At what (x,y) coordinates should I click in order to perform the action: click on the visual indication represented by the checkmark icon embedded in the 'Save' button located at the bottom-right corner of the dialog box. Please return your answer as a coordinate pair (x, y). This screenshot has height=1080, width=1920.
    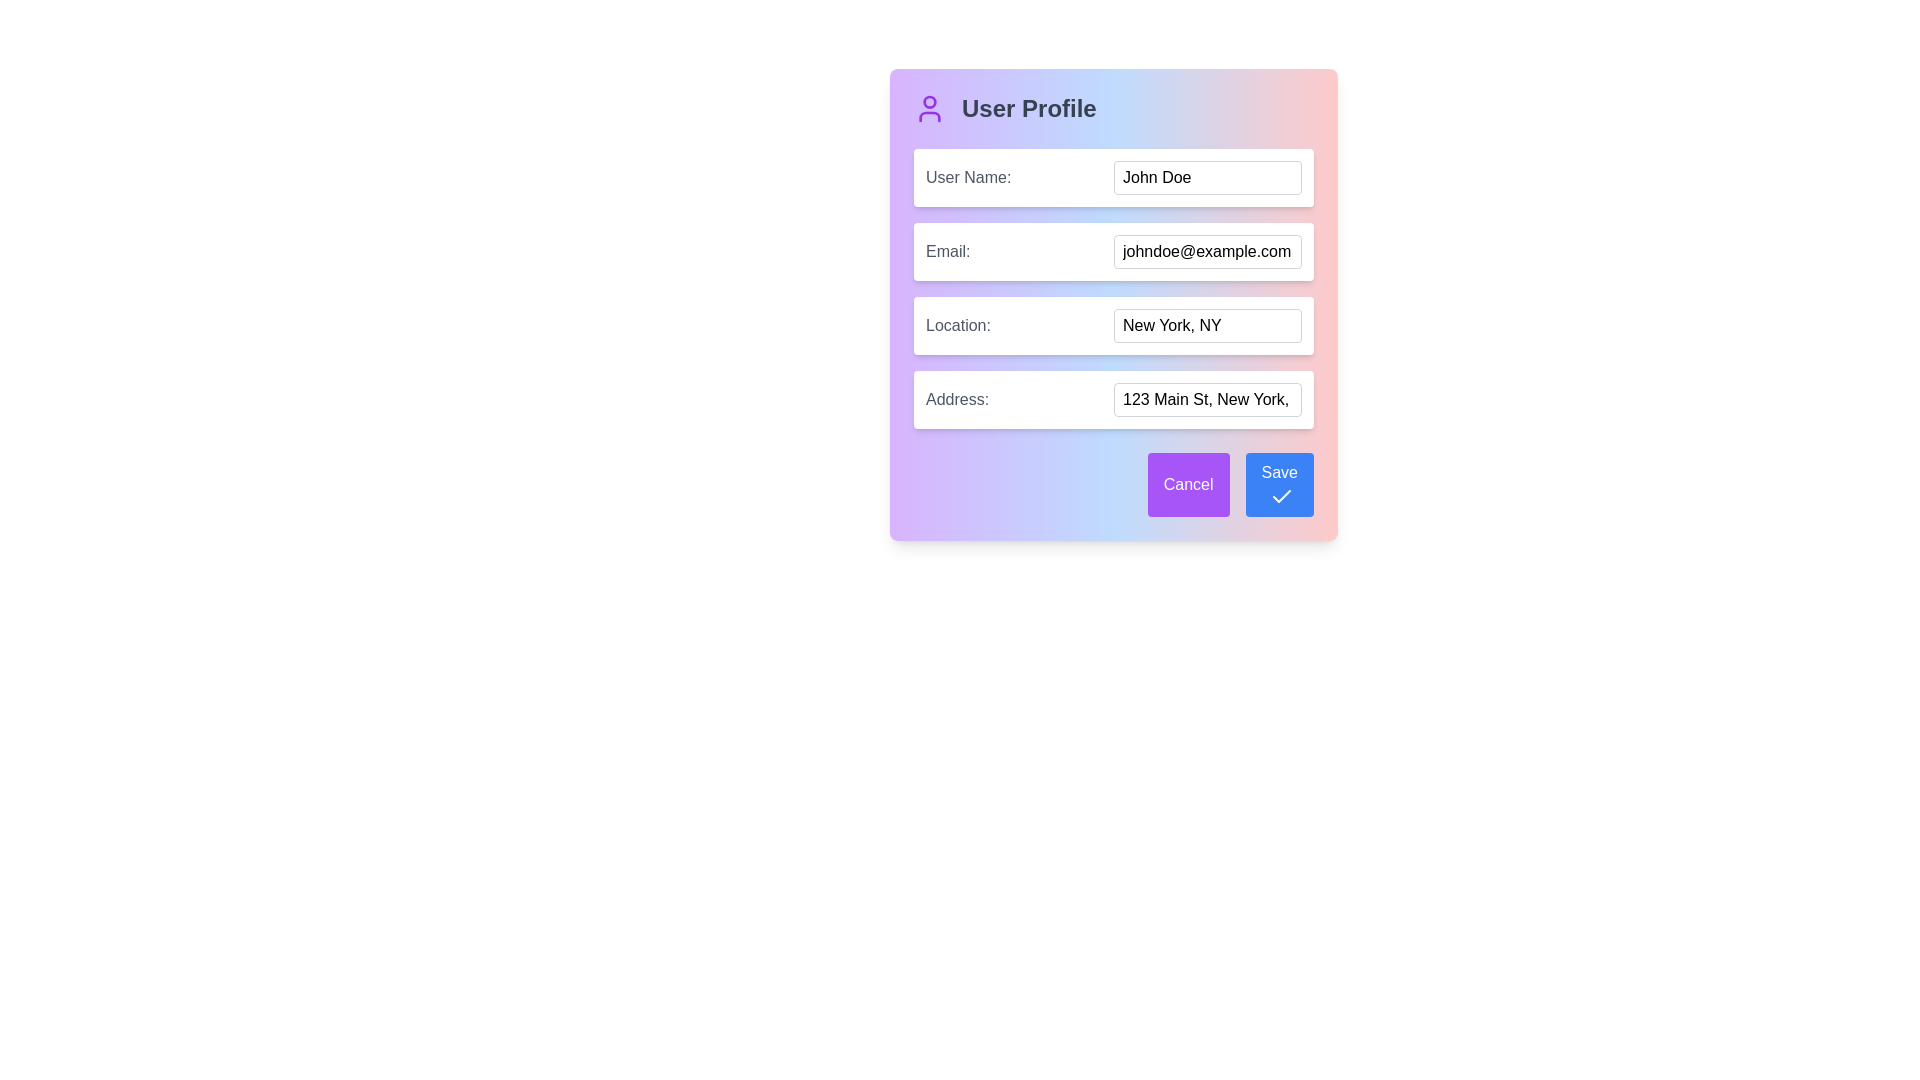
    Looking at the image, I should click on (1281, 495).